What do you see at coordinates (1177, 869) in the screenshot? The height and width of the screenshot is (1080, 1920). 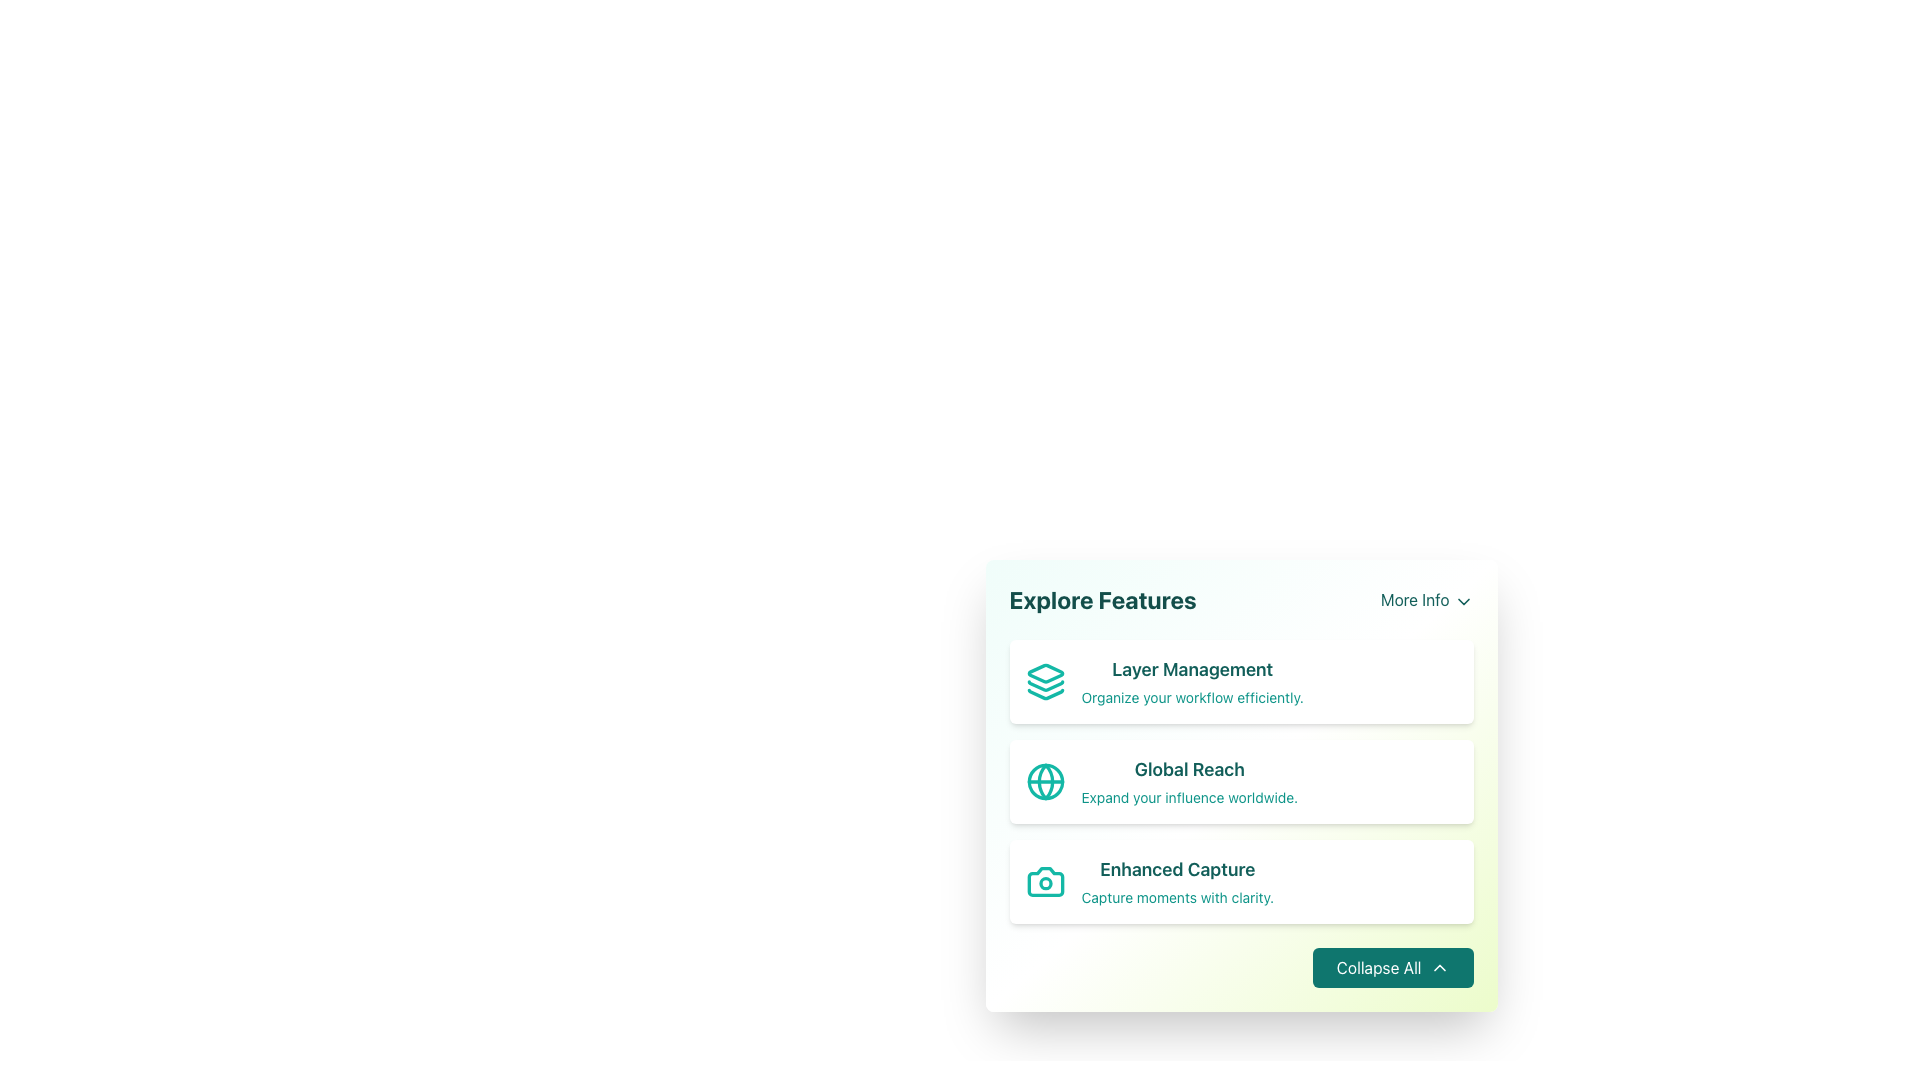 I see `the text label 'Enhanced Capture' styled in bold teal font, which is positioned at the top of its card layout` at bounding box center [1177, 869].